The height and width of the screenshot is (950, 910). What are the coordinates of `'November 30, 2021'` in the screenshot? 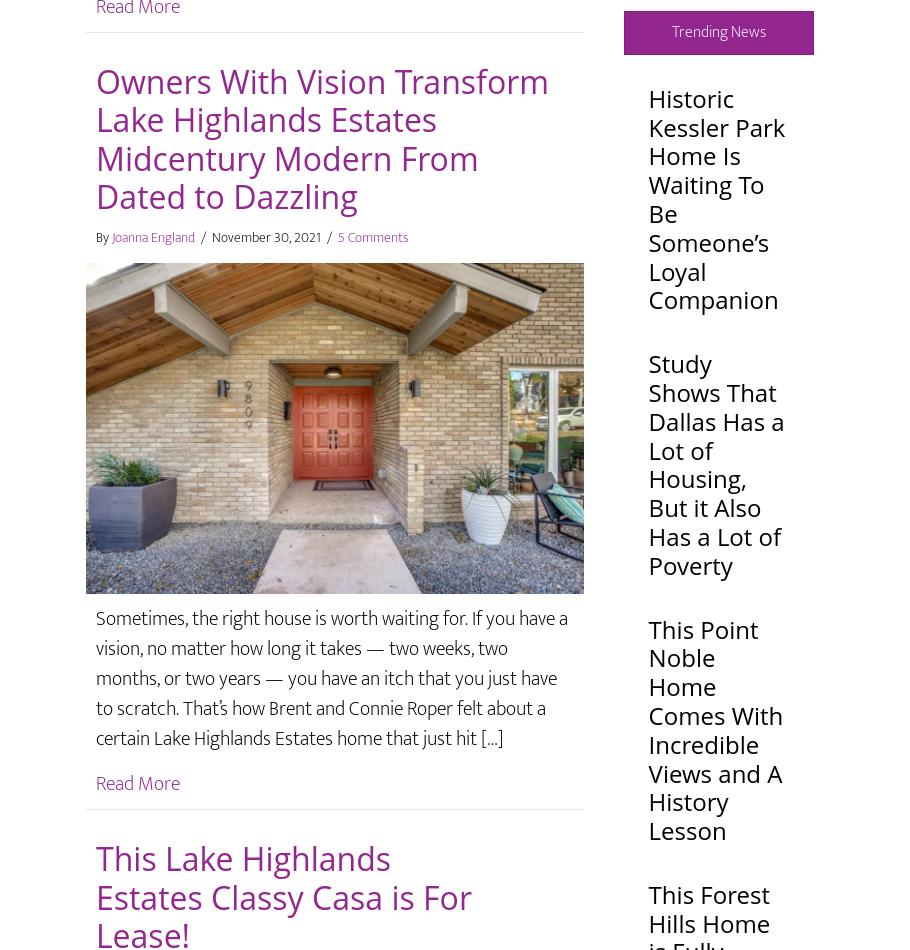 It's located at (266, 236).